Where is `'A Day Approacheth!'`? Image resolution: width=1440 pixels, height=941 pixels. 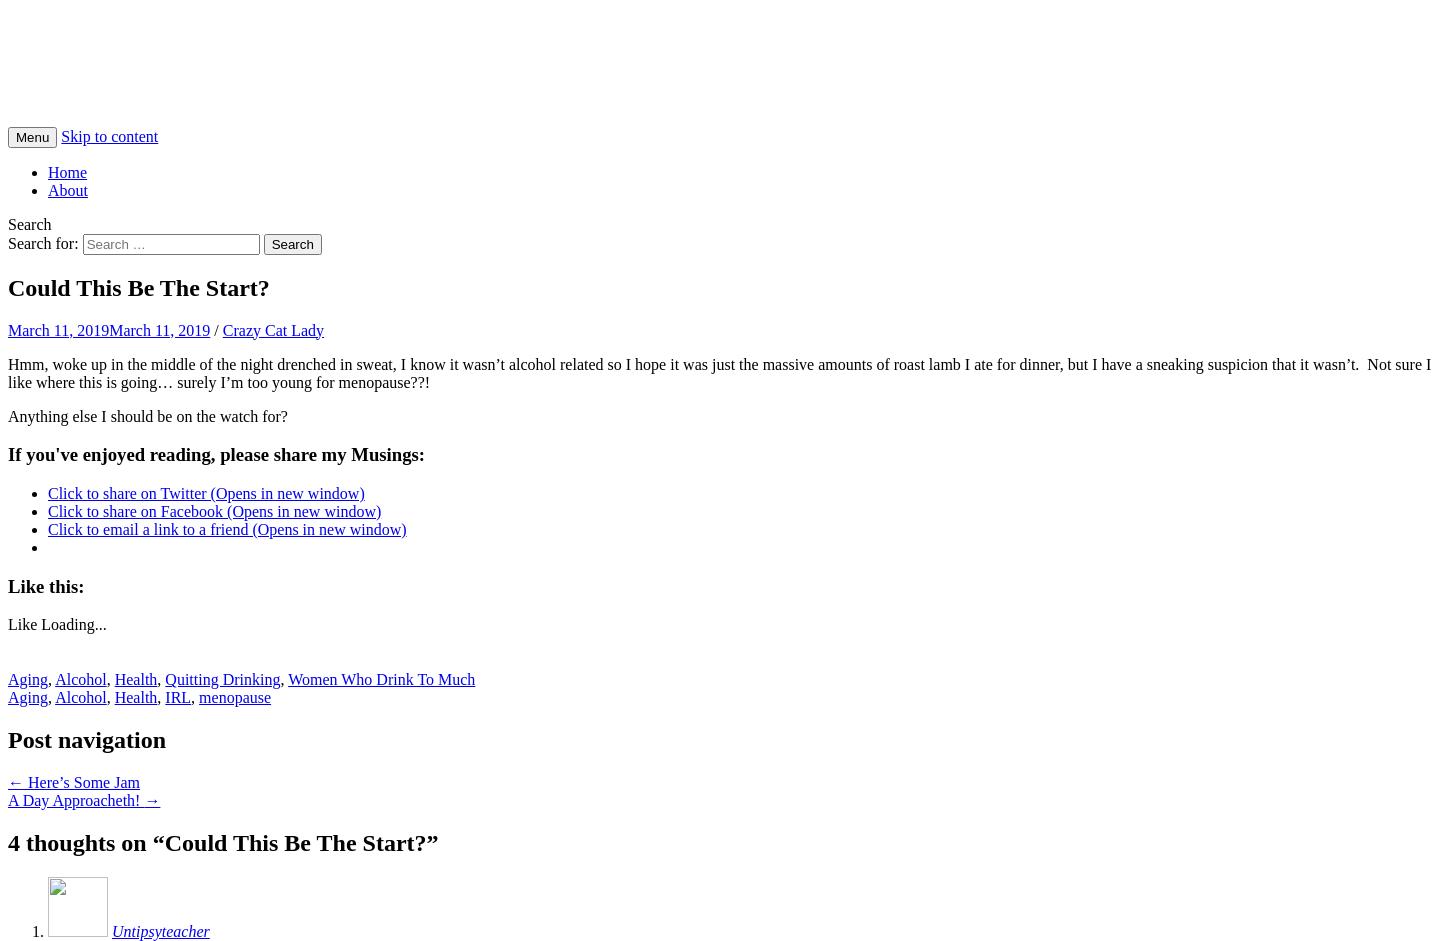 'A Day Approacheth!' is located at coordinates (76, 800).